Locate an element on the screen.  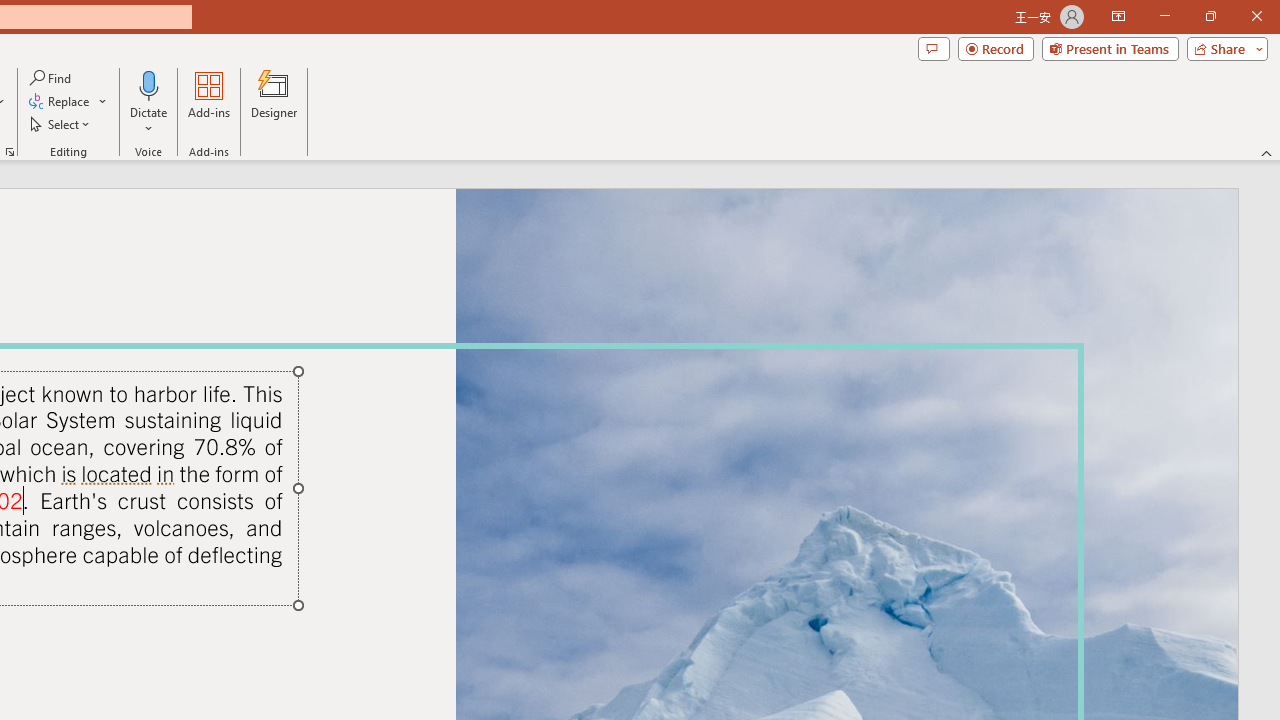
'Format Object...' is located at coordinates (10, 150).